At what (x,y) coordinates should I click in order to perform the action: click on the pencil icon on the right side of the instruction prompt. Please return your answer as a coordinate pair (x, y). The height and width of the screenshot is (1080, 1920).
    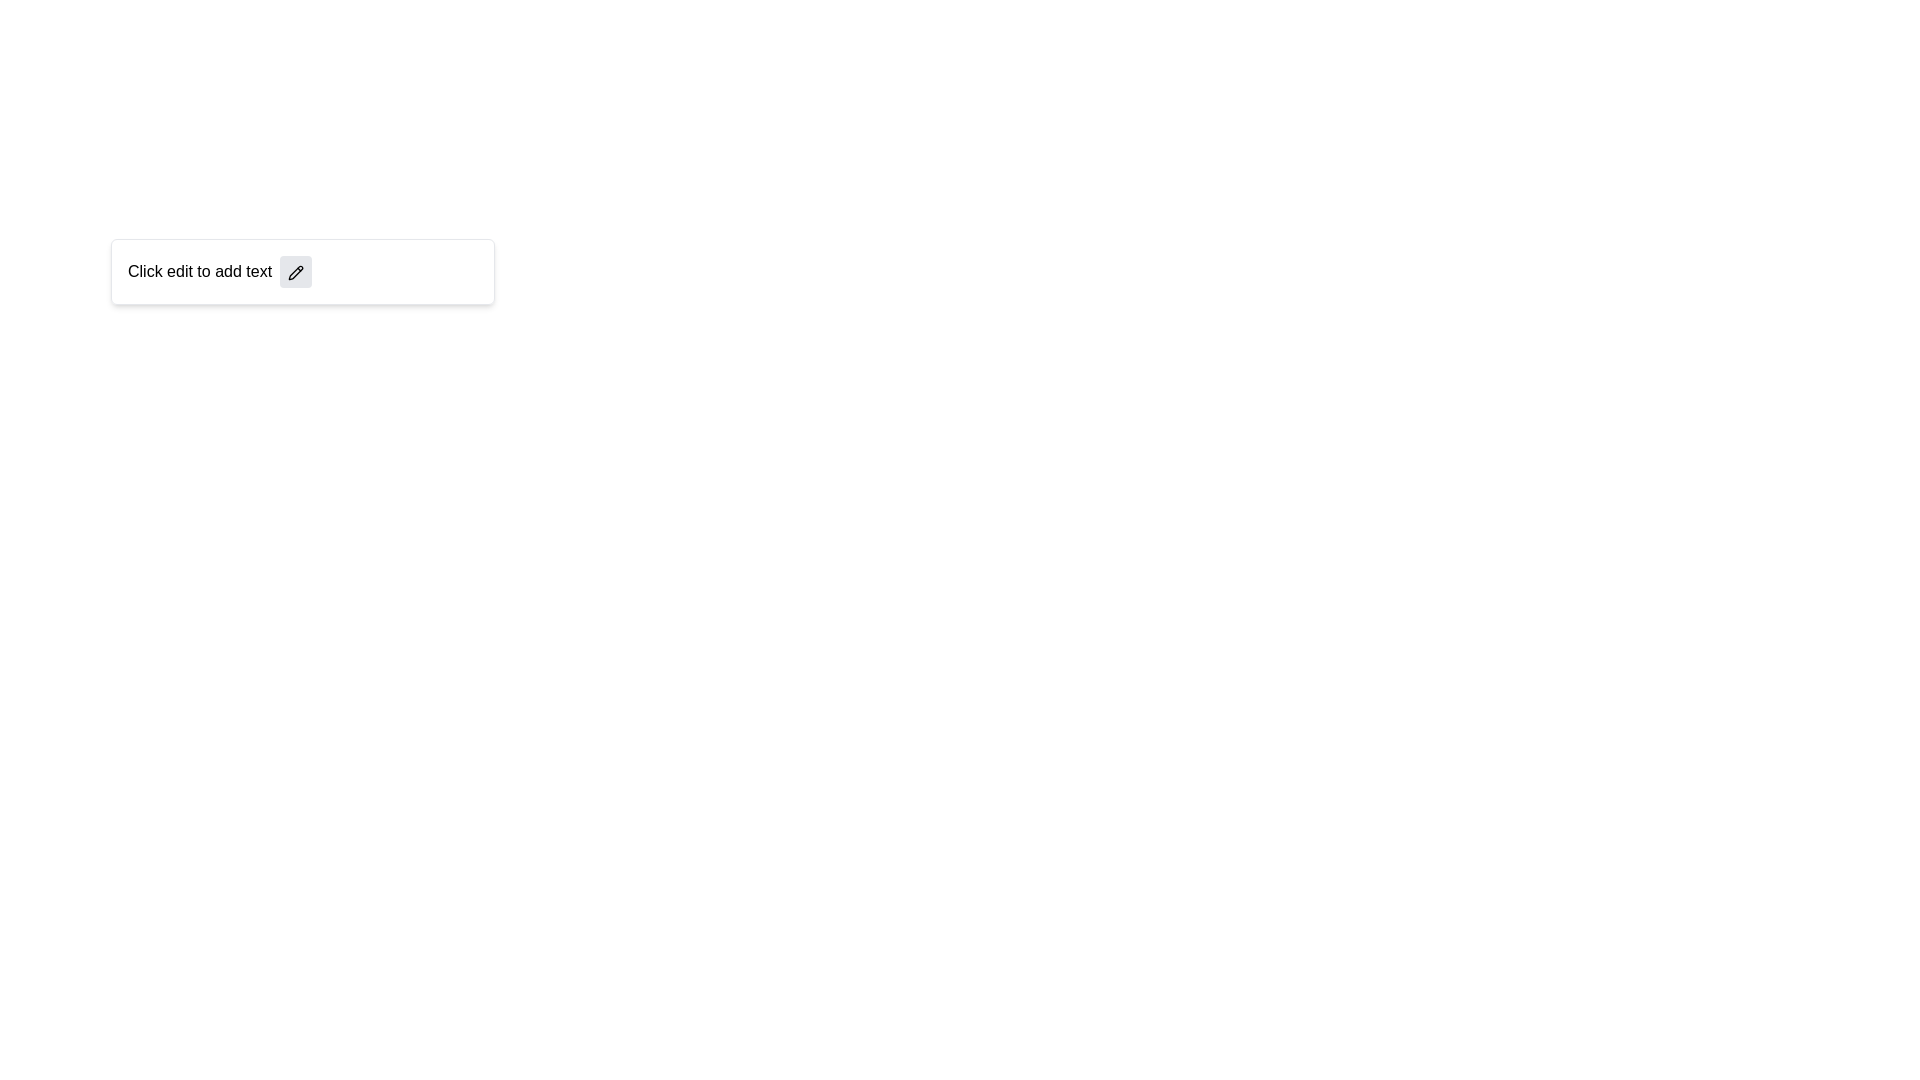
    Looking at the image, I should click on (301, 272).